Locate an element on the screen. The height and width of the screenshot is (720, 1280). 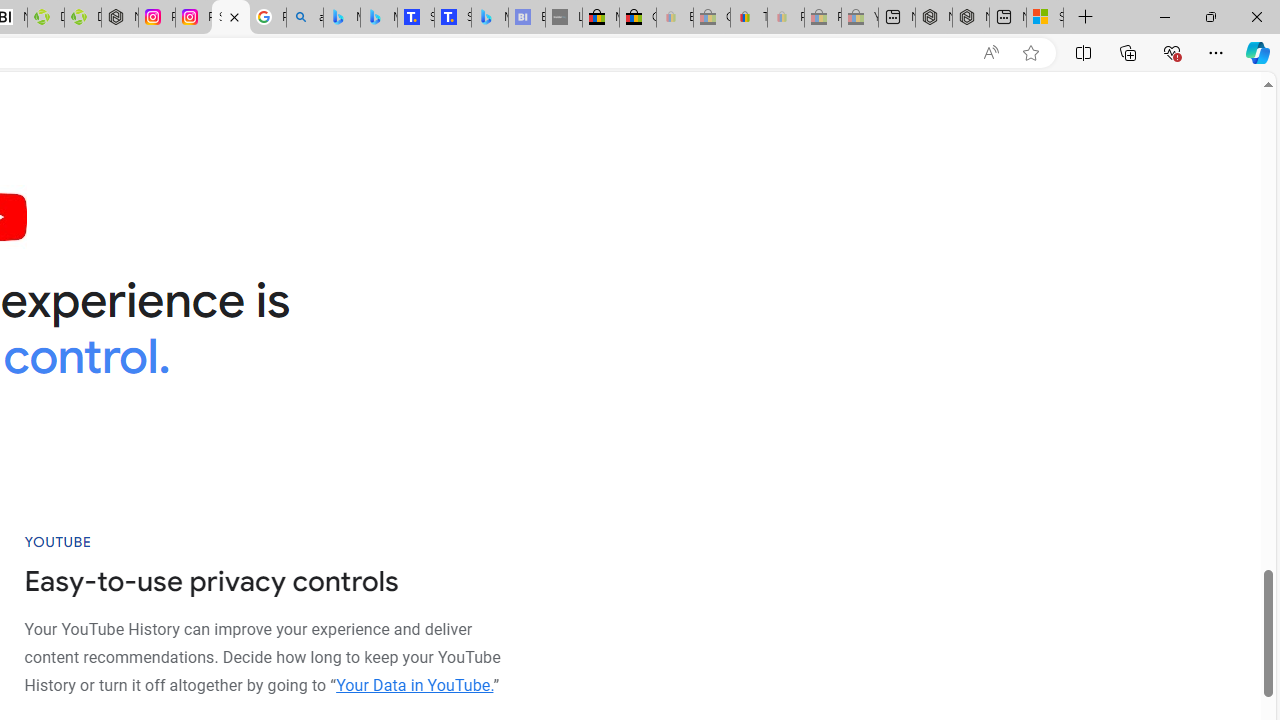
'Go to Your Data in YouTube' is located at coordinates (413, 684).